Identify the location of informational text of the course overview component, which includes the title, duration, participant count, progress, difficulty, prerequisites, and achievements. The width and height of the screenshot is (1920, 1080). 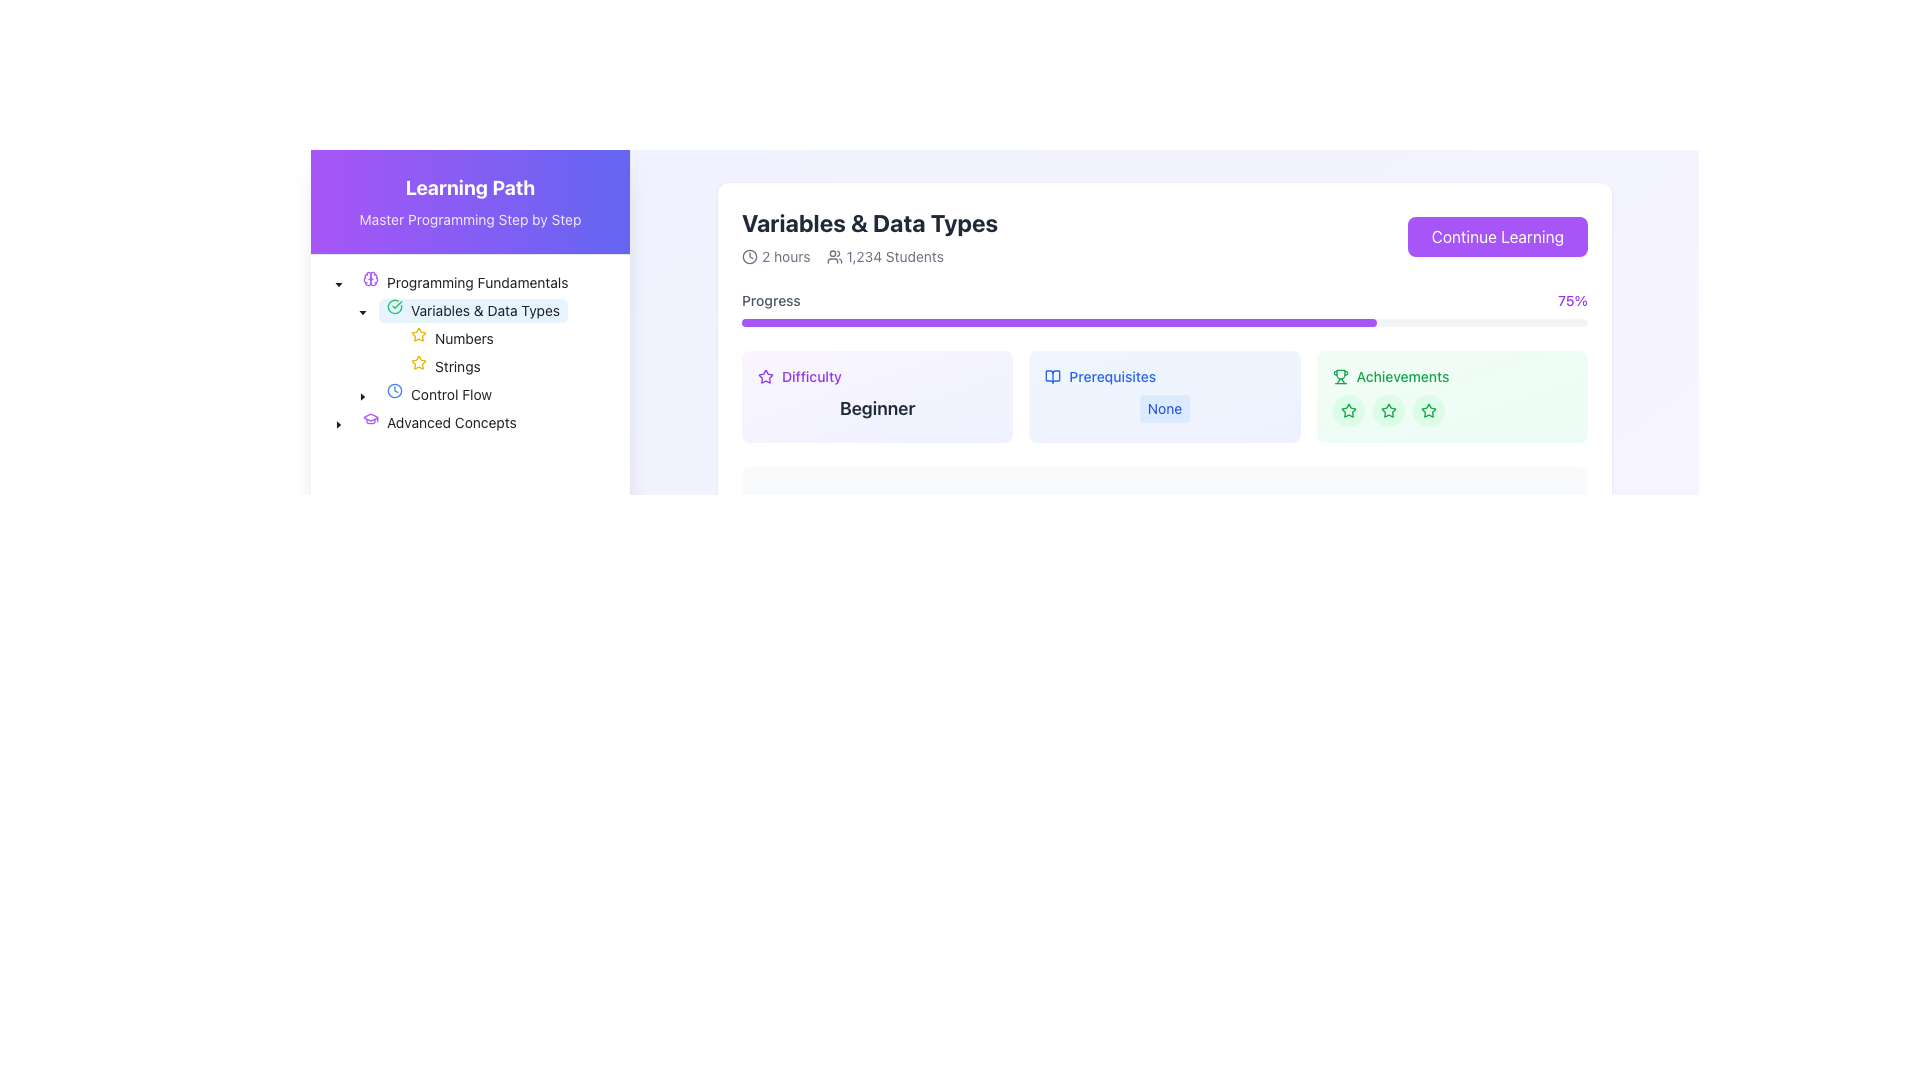
(1165, 414).